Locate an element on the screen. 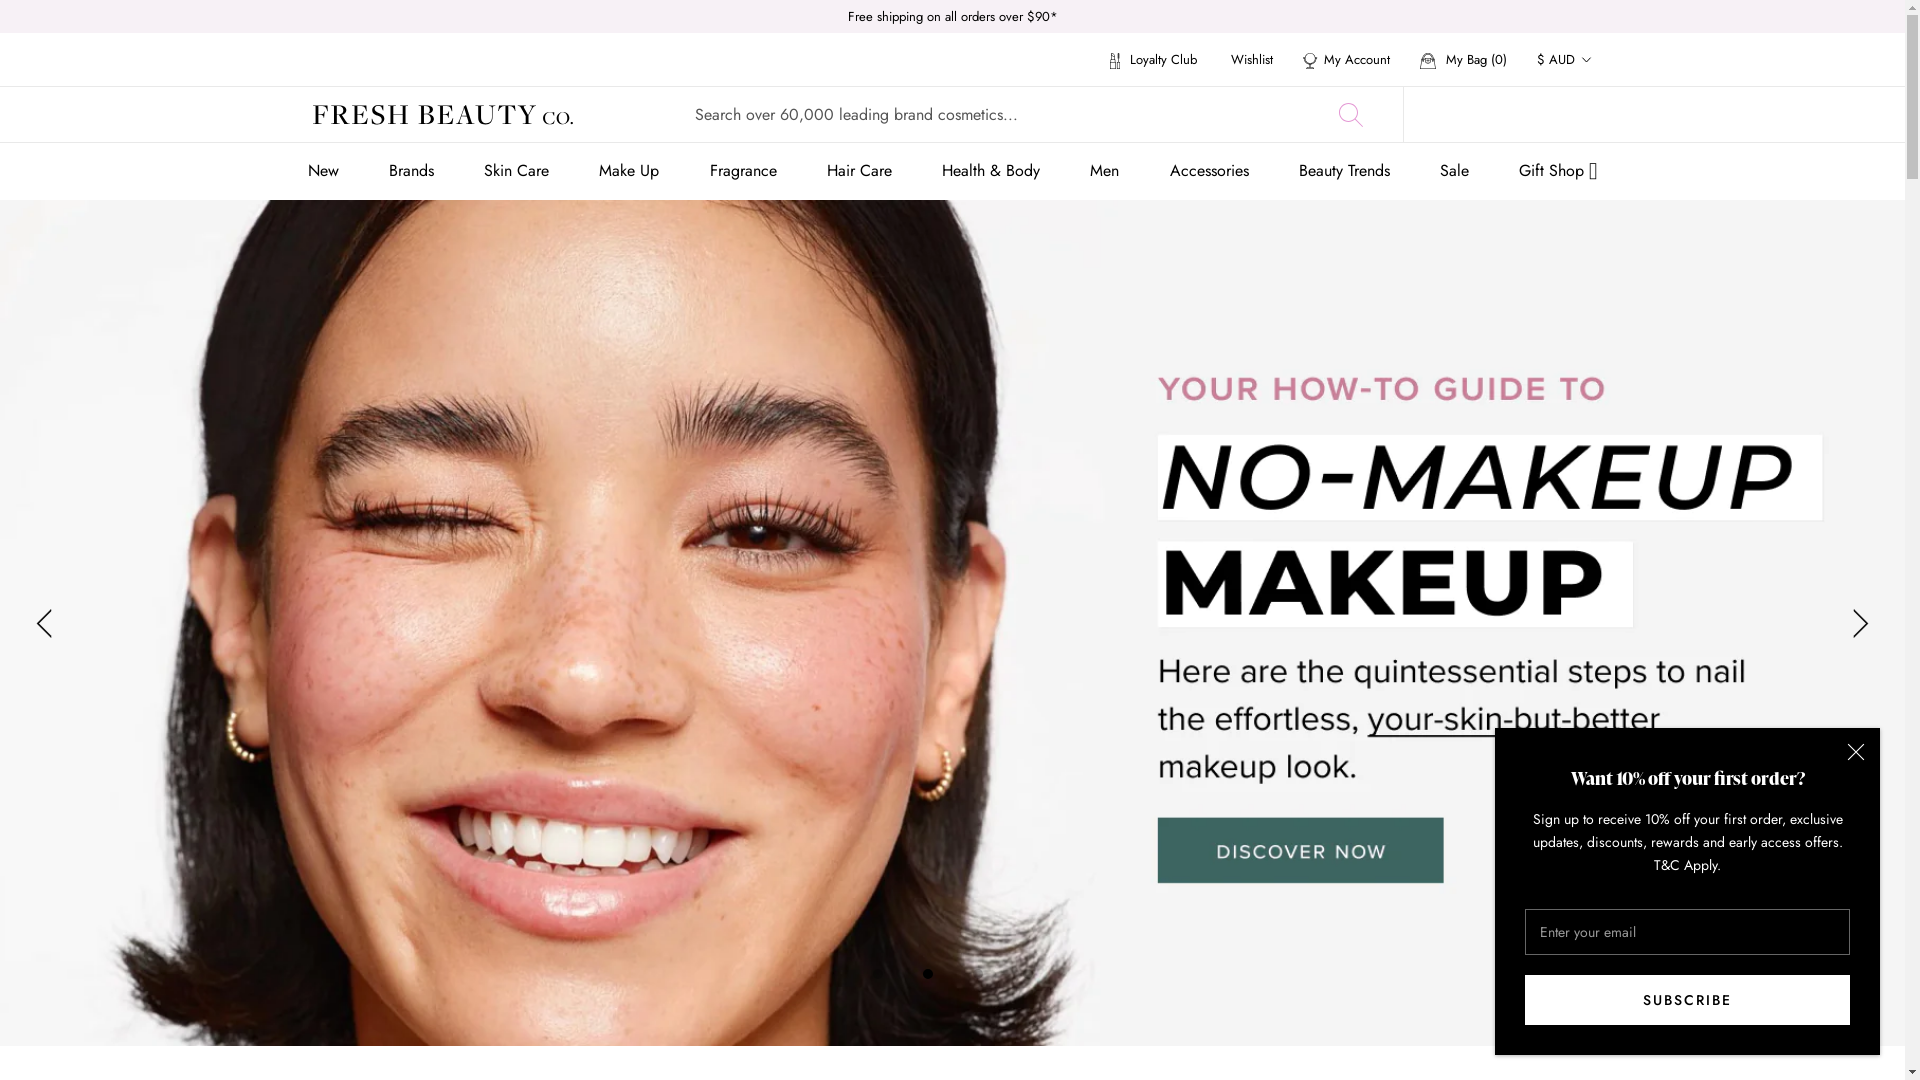 The width and height of the screenshot is (1920, 1080). '$ AUD' is located at coordinates (1535, 58).